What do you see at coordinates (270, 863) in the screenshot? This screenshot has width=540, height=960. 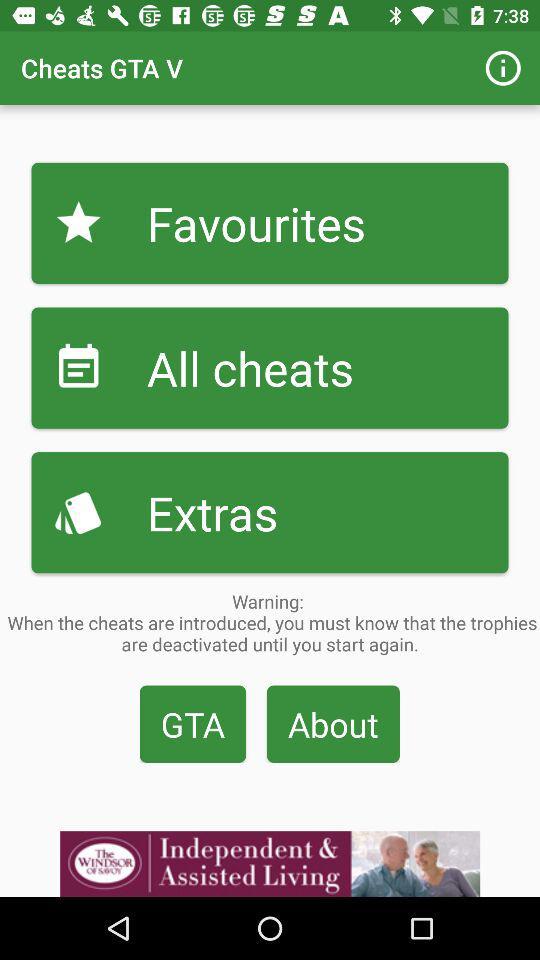 I see `click on advertisement` at bounding box center [270, 863].